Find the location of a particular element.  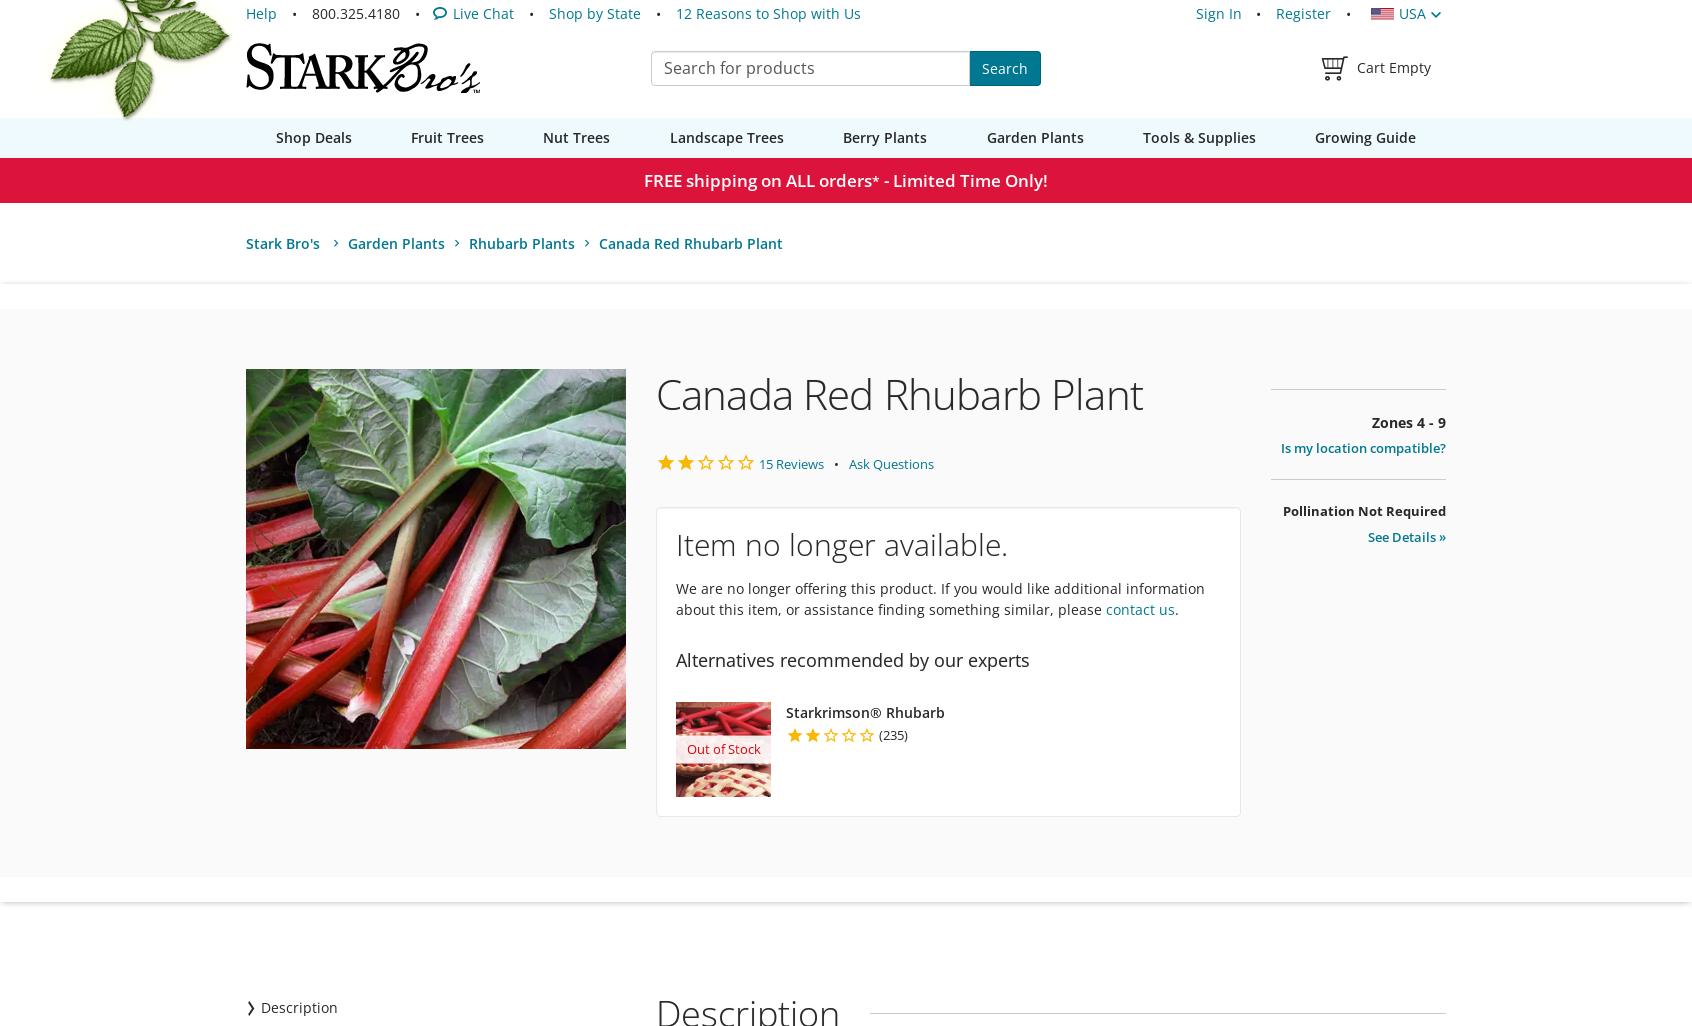

'See Details »' is located at coordinates (1407, 537).